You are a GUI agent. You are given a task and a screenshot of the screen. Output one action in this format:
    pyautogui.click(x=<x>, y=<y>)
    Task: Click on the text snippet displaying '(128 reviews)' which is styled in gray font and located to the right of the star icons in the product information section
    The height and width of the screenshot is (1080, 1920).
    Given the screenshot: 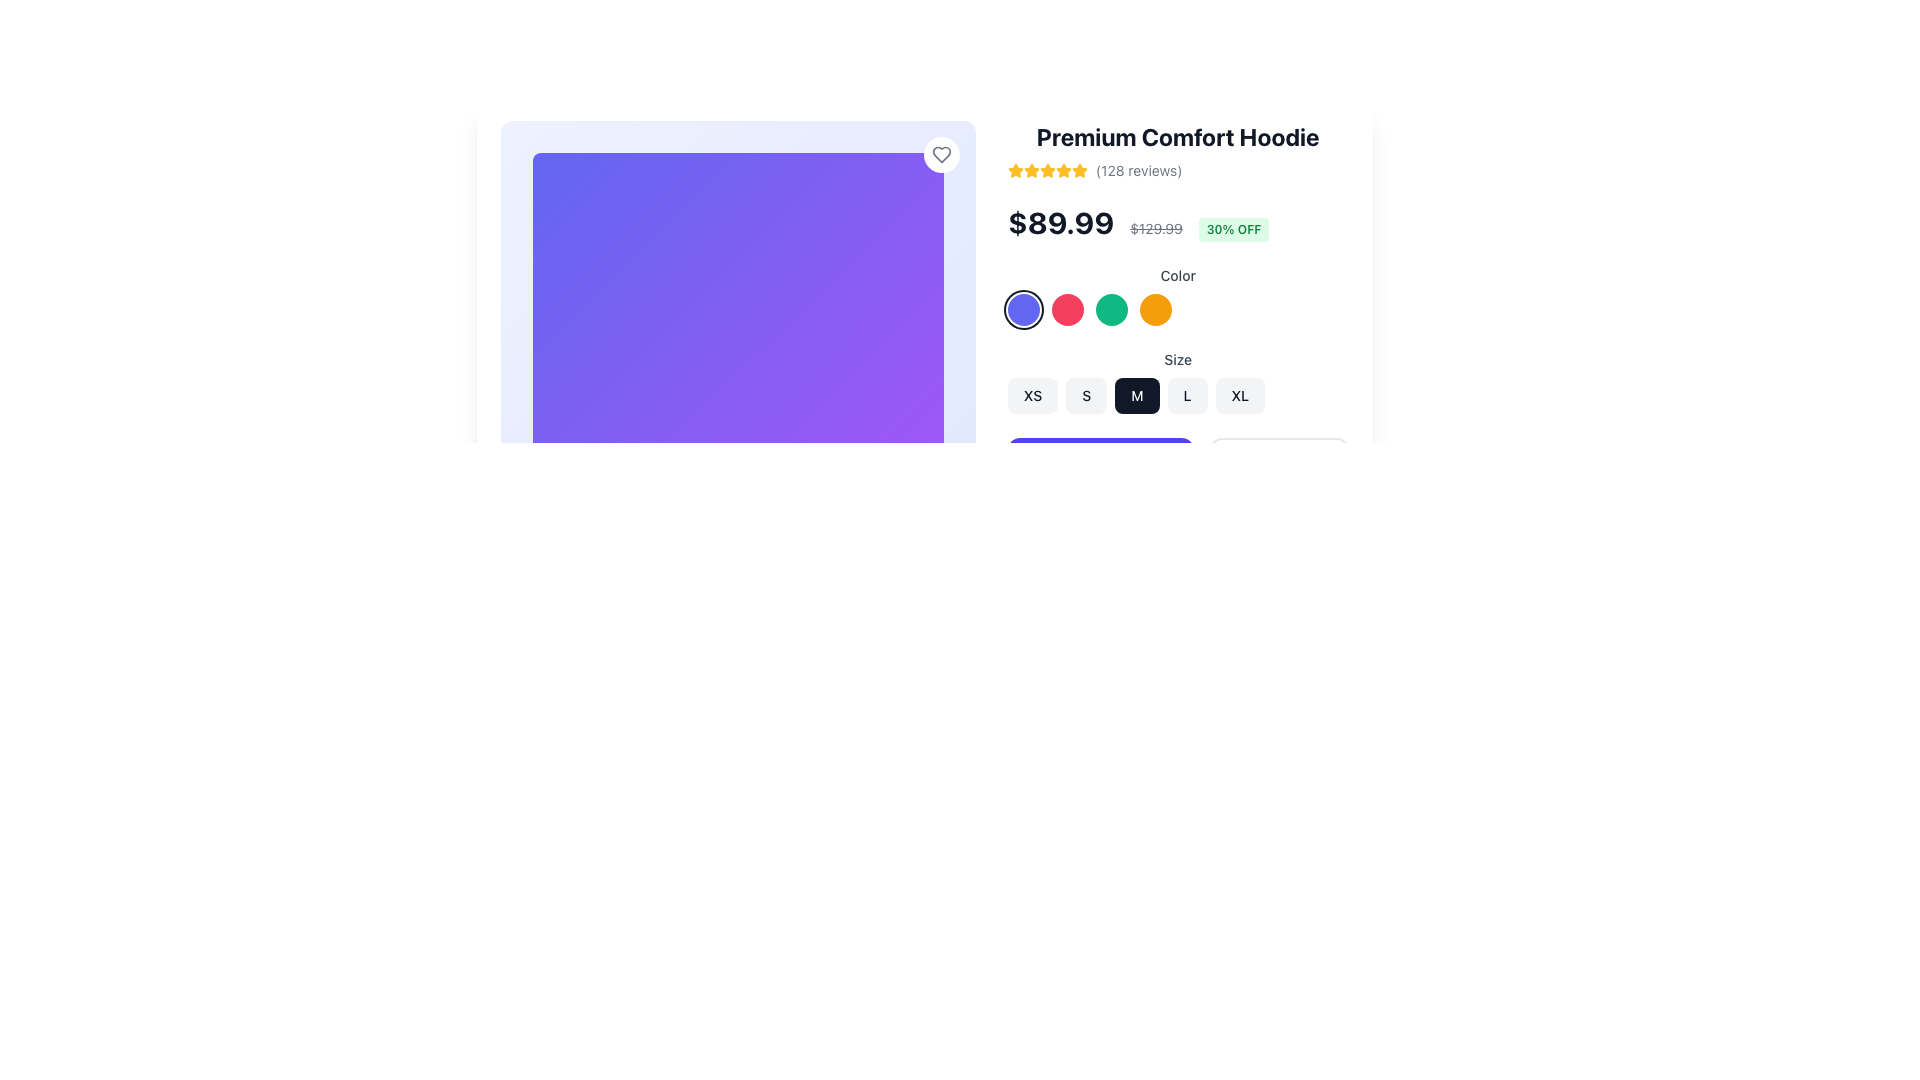 What is the action you would take?
    pyautogui.click(x=1139, y=169)
    